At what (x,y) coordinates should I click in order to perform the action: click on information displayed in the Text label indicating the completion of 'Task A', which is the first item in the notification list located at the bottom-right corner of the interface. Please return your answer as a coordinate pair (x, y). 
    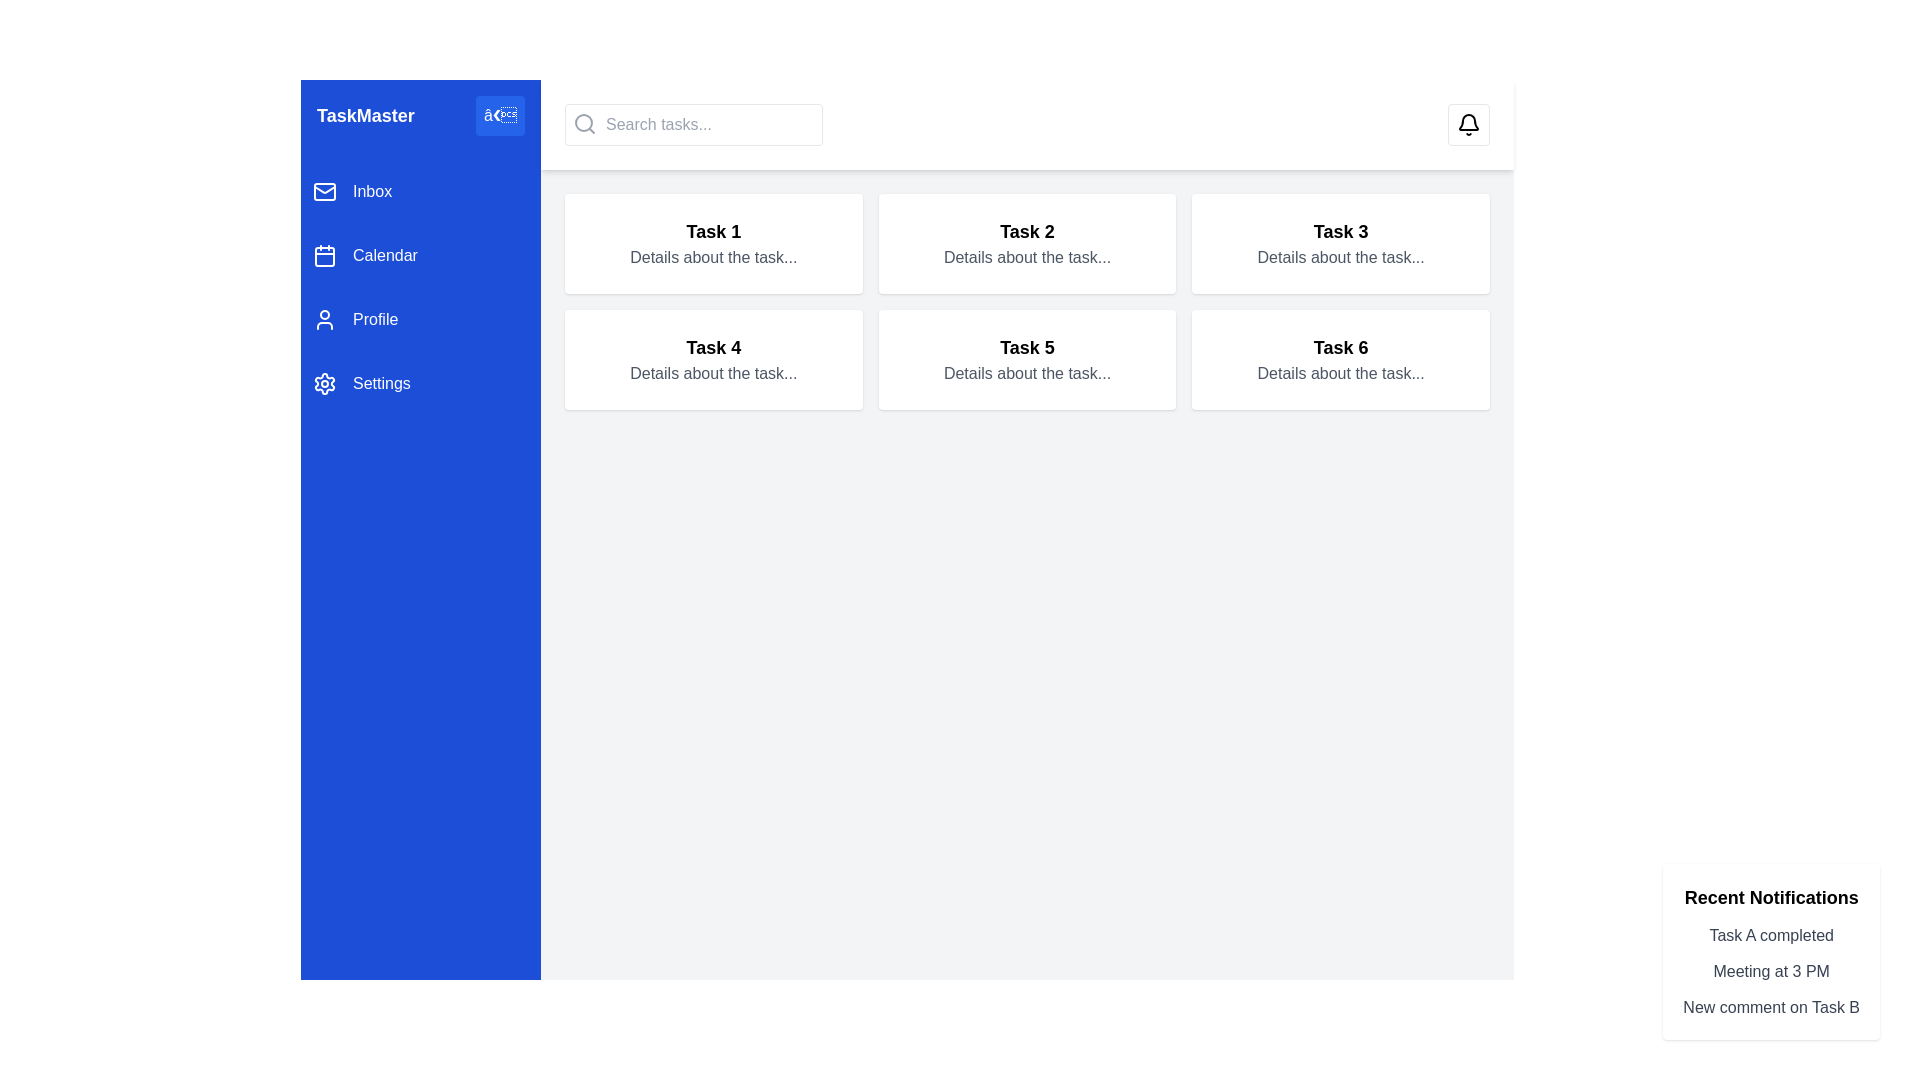
    Looking at the image, I should click on (1771, 936).